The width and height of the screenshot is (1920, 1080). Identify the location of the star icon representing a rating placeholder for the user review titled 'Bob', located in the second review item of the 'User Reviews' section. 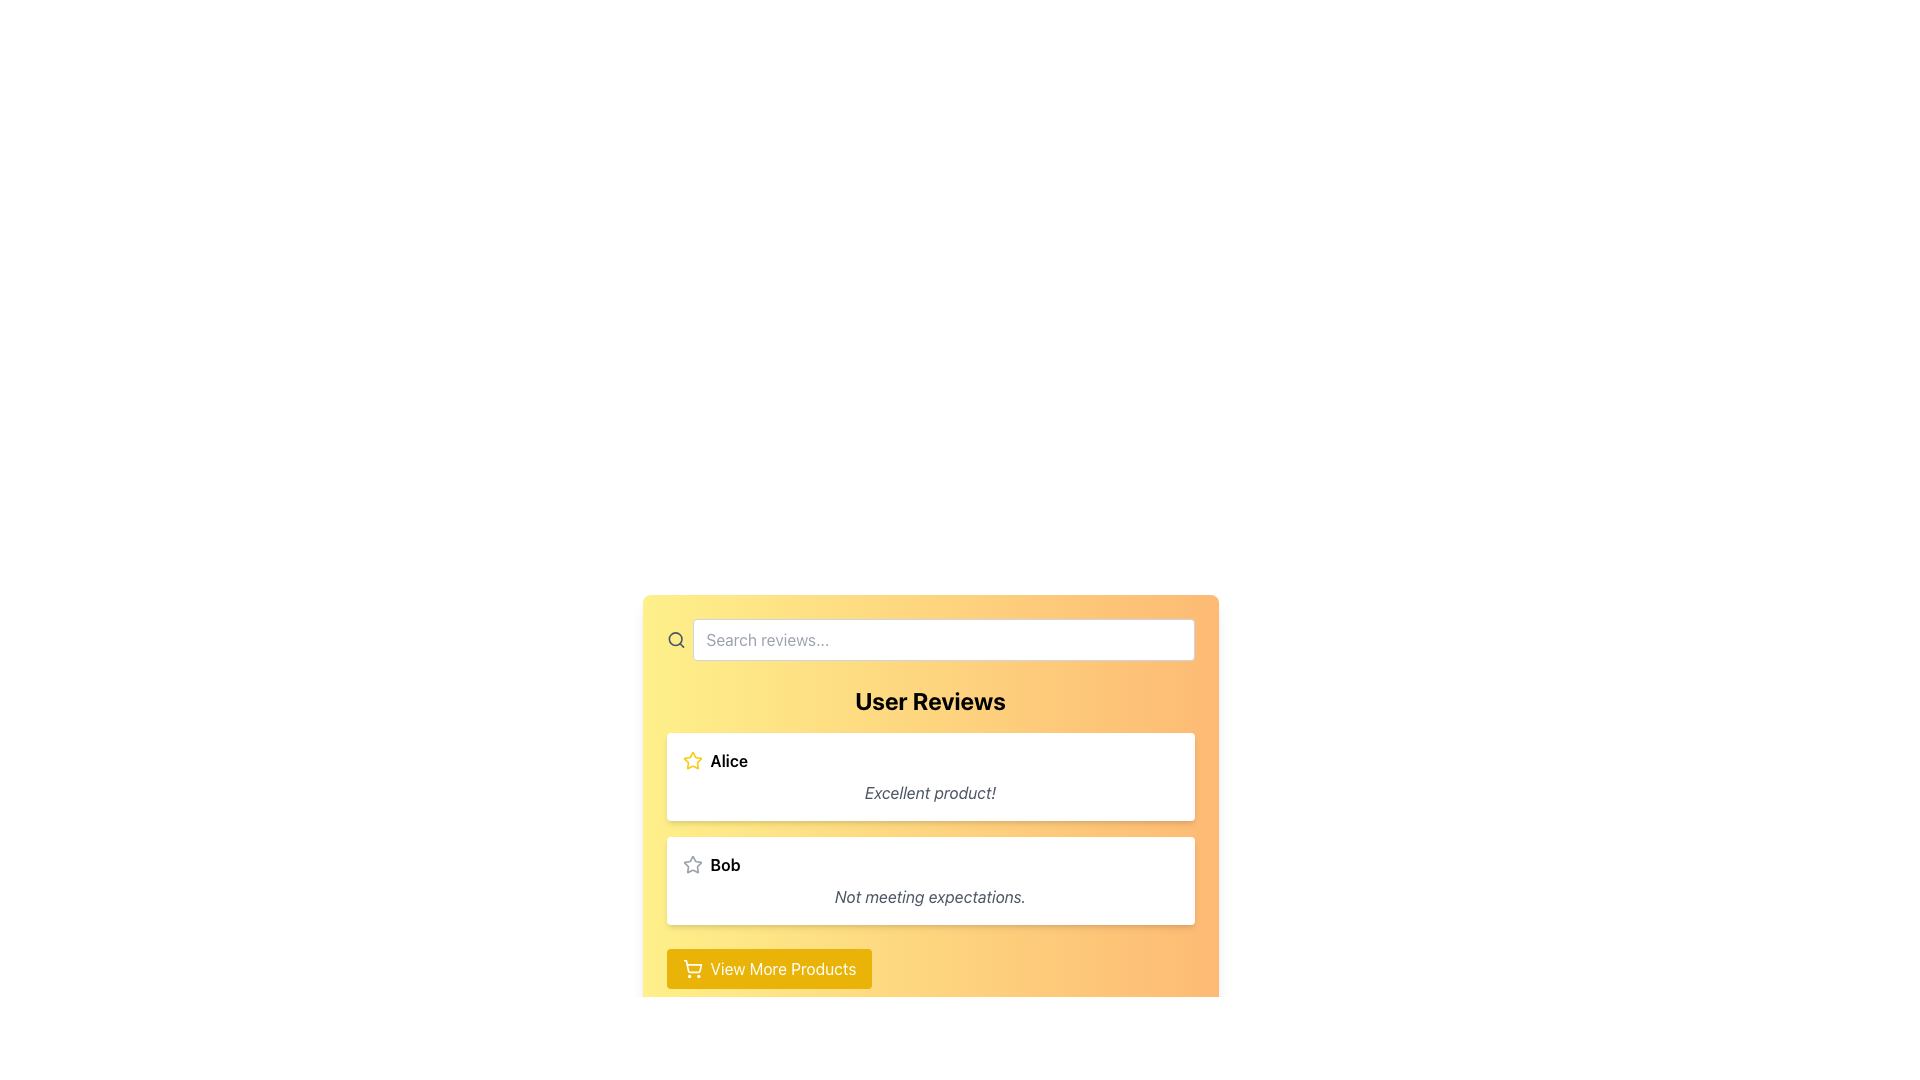
(692, 863).